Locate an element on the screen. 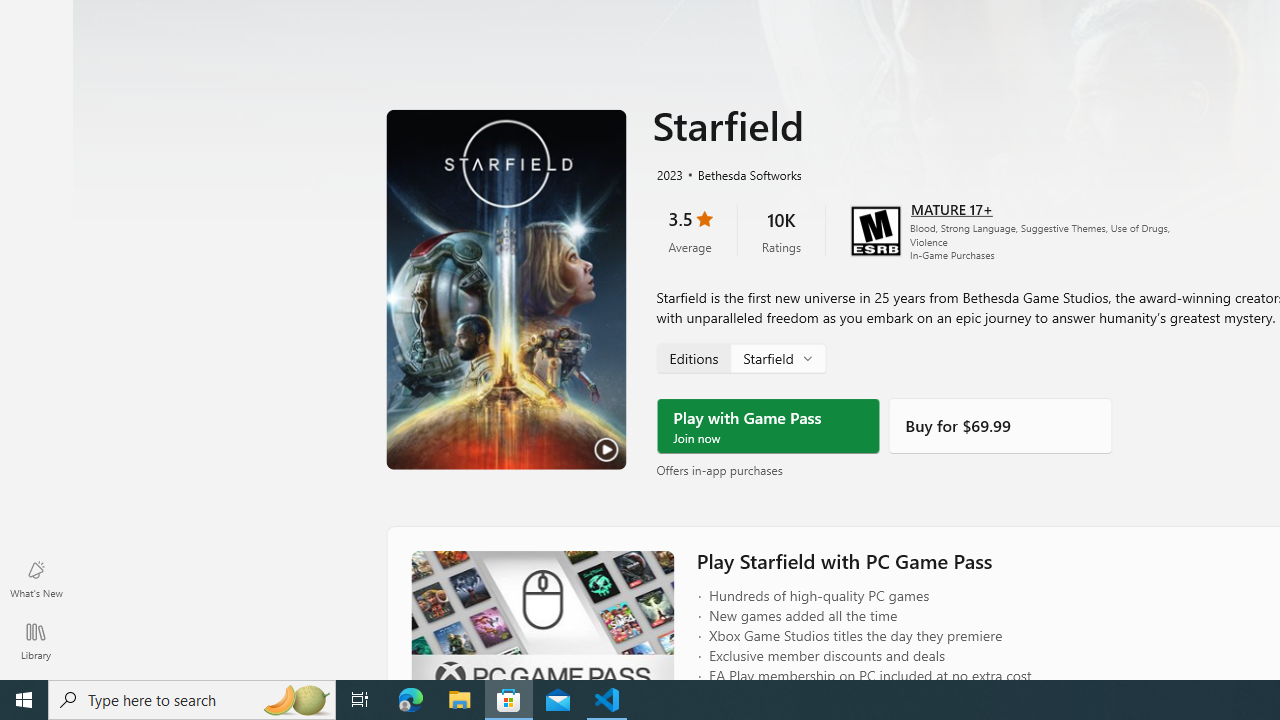  '2023' is located at coordinates (668, 172).